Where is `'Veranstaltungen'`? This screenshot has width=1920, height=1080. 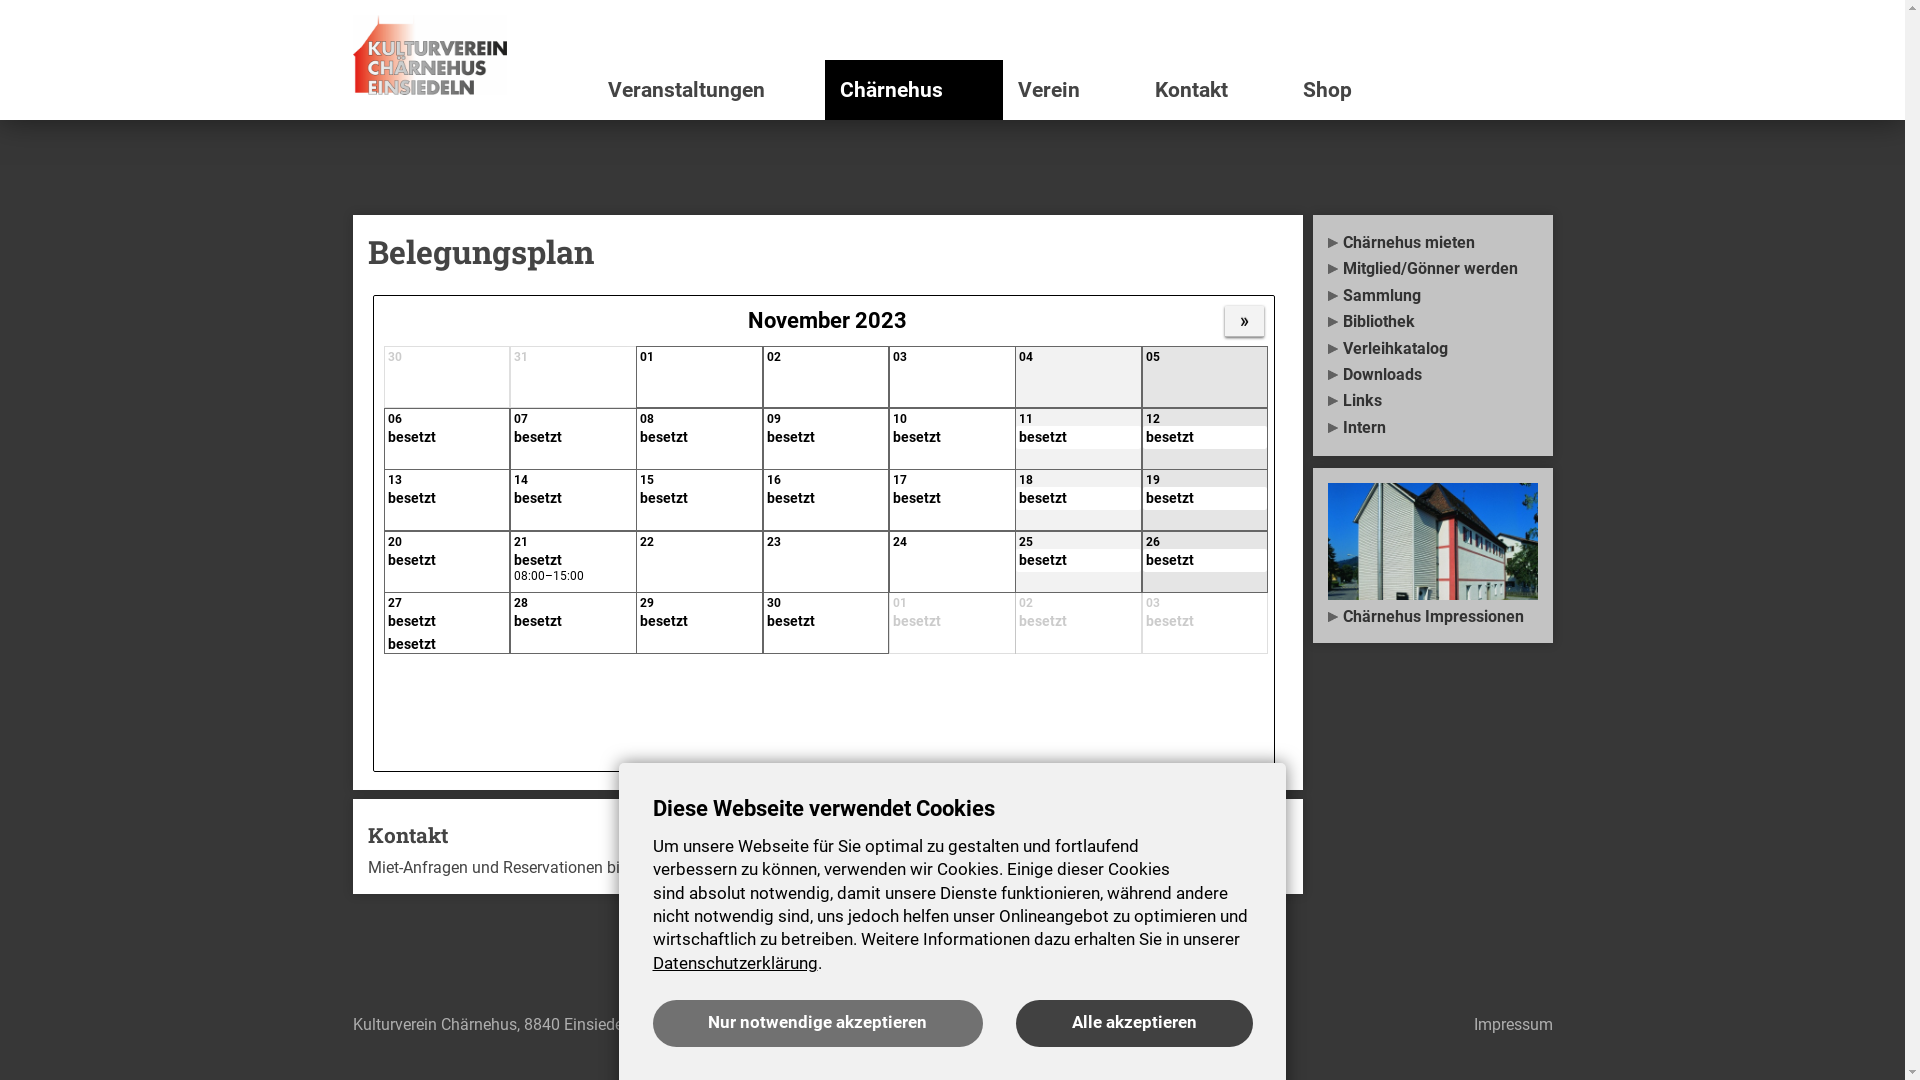
'Veranstaltungen' is located at coordinates (708, 88).